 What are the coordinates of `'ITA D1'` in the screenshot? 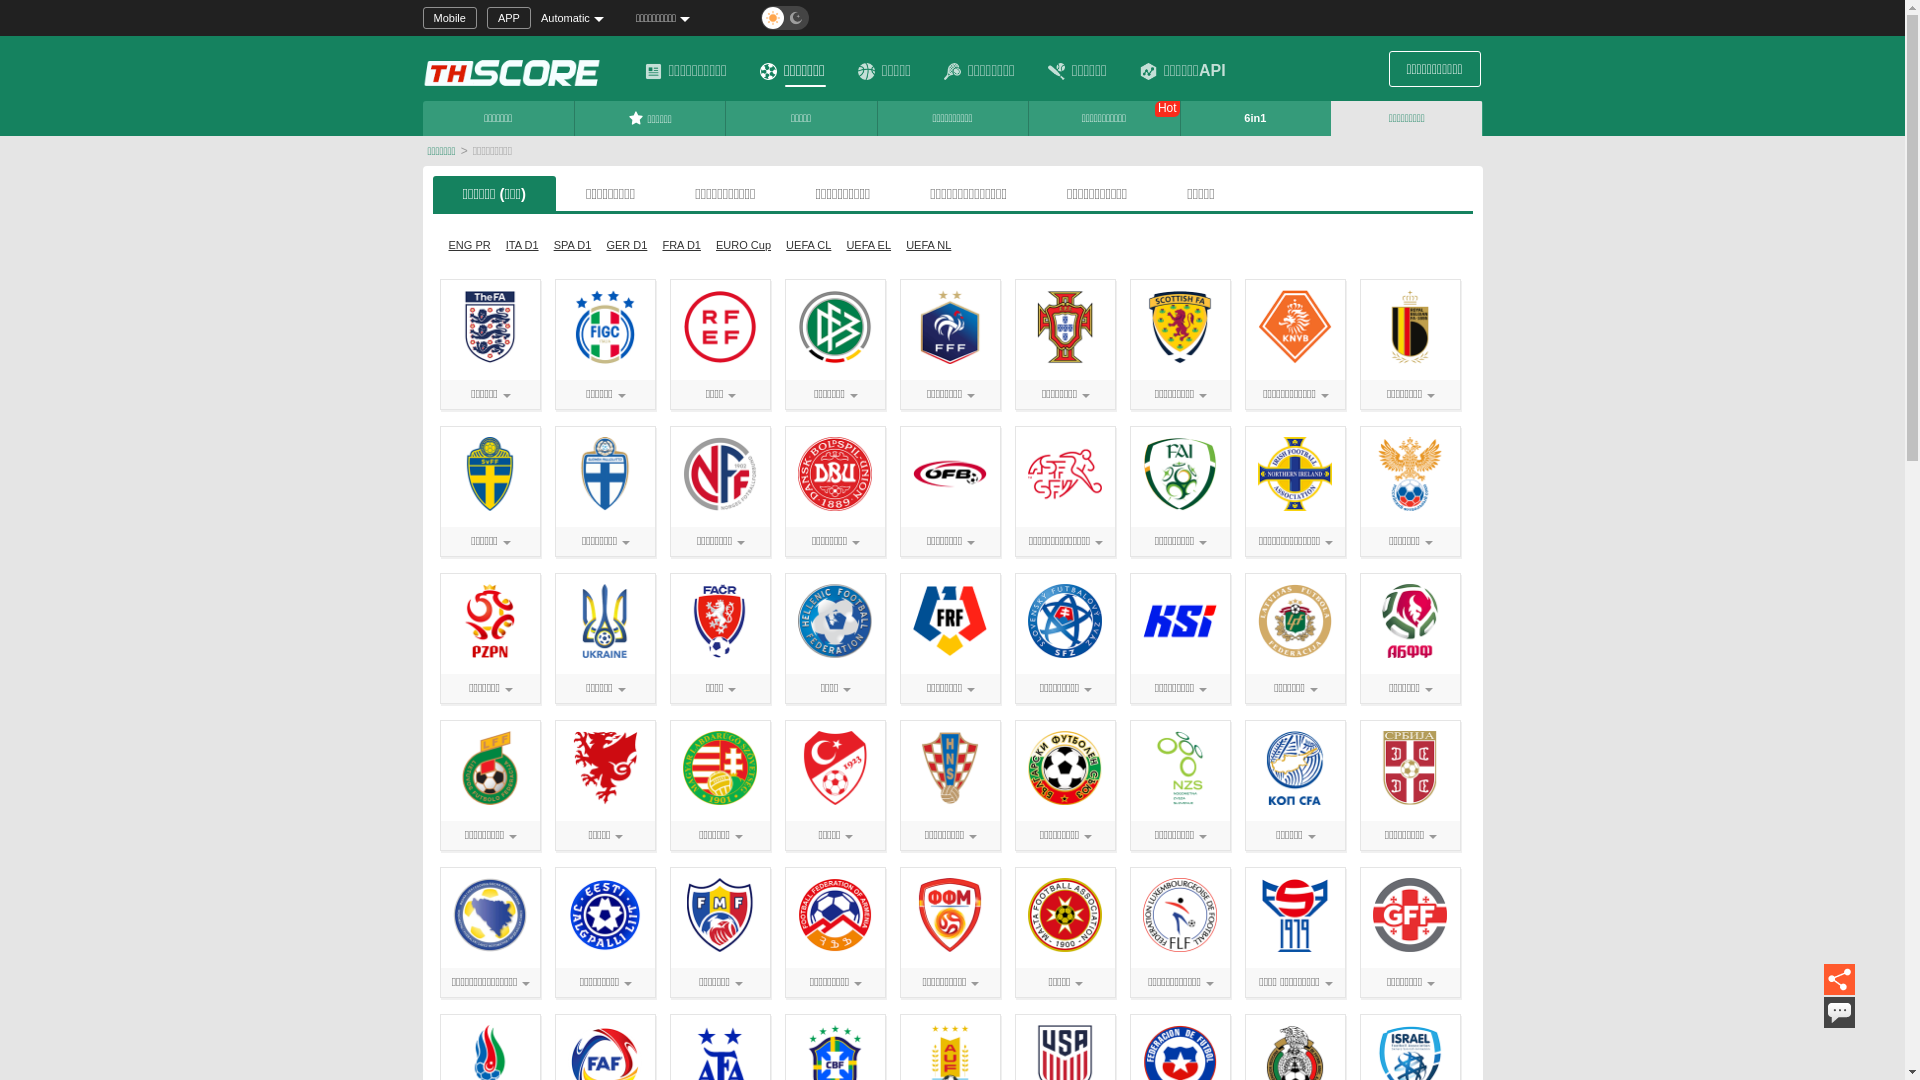 It's located at (522, 244).